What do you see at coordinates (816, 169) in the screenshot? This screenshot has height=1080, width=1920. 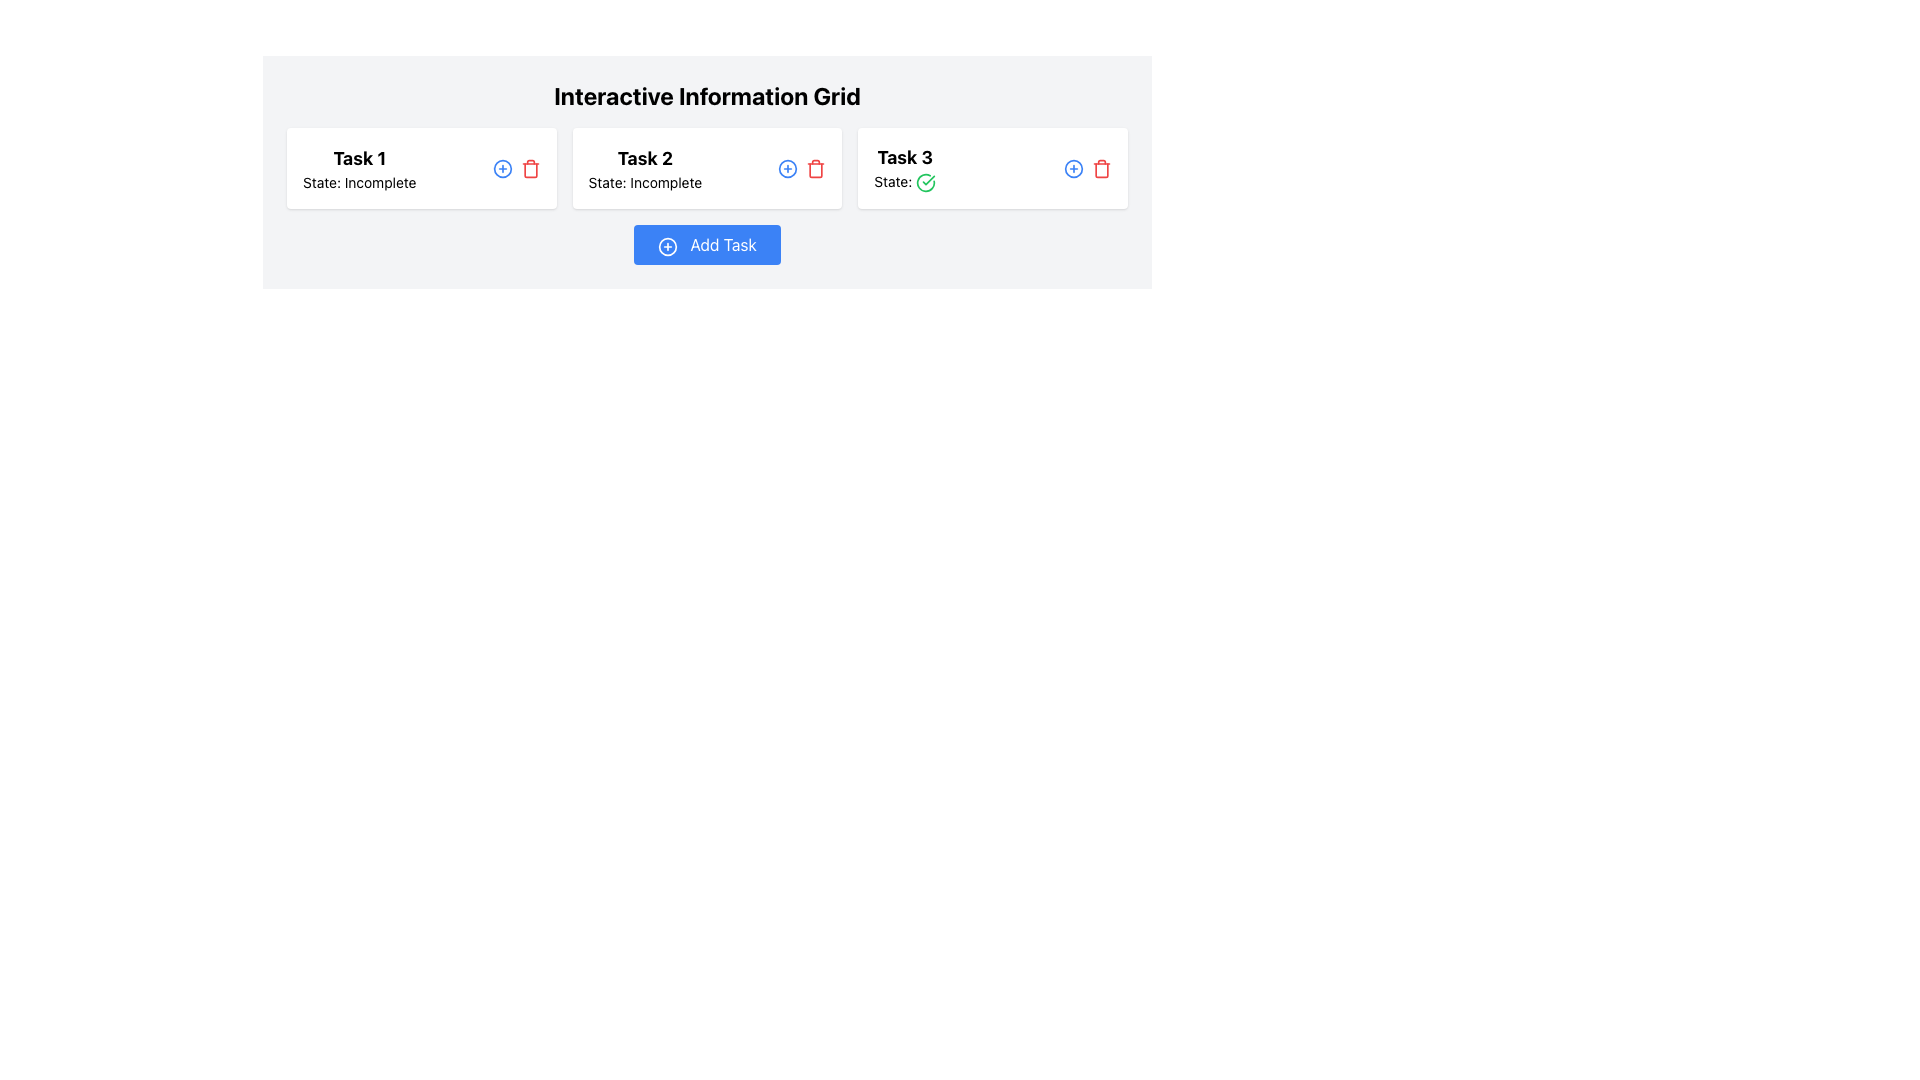 I see `the trash icon within the 'Task 2' information card` at bounding box center [816, 169].